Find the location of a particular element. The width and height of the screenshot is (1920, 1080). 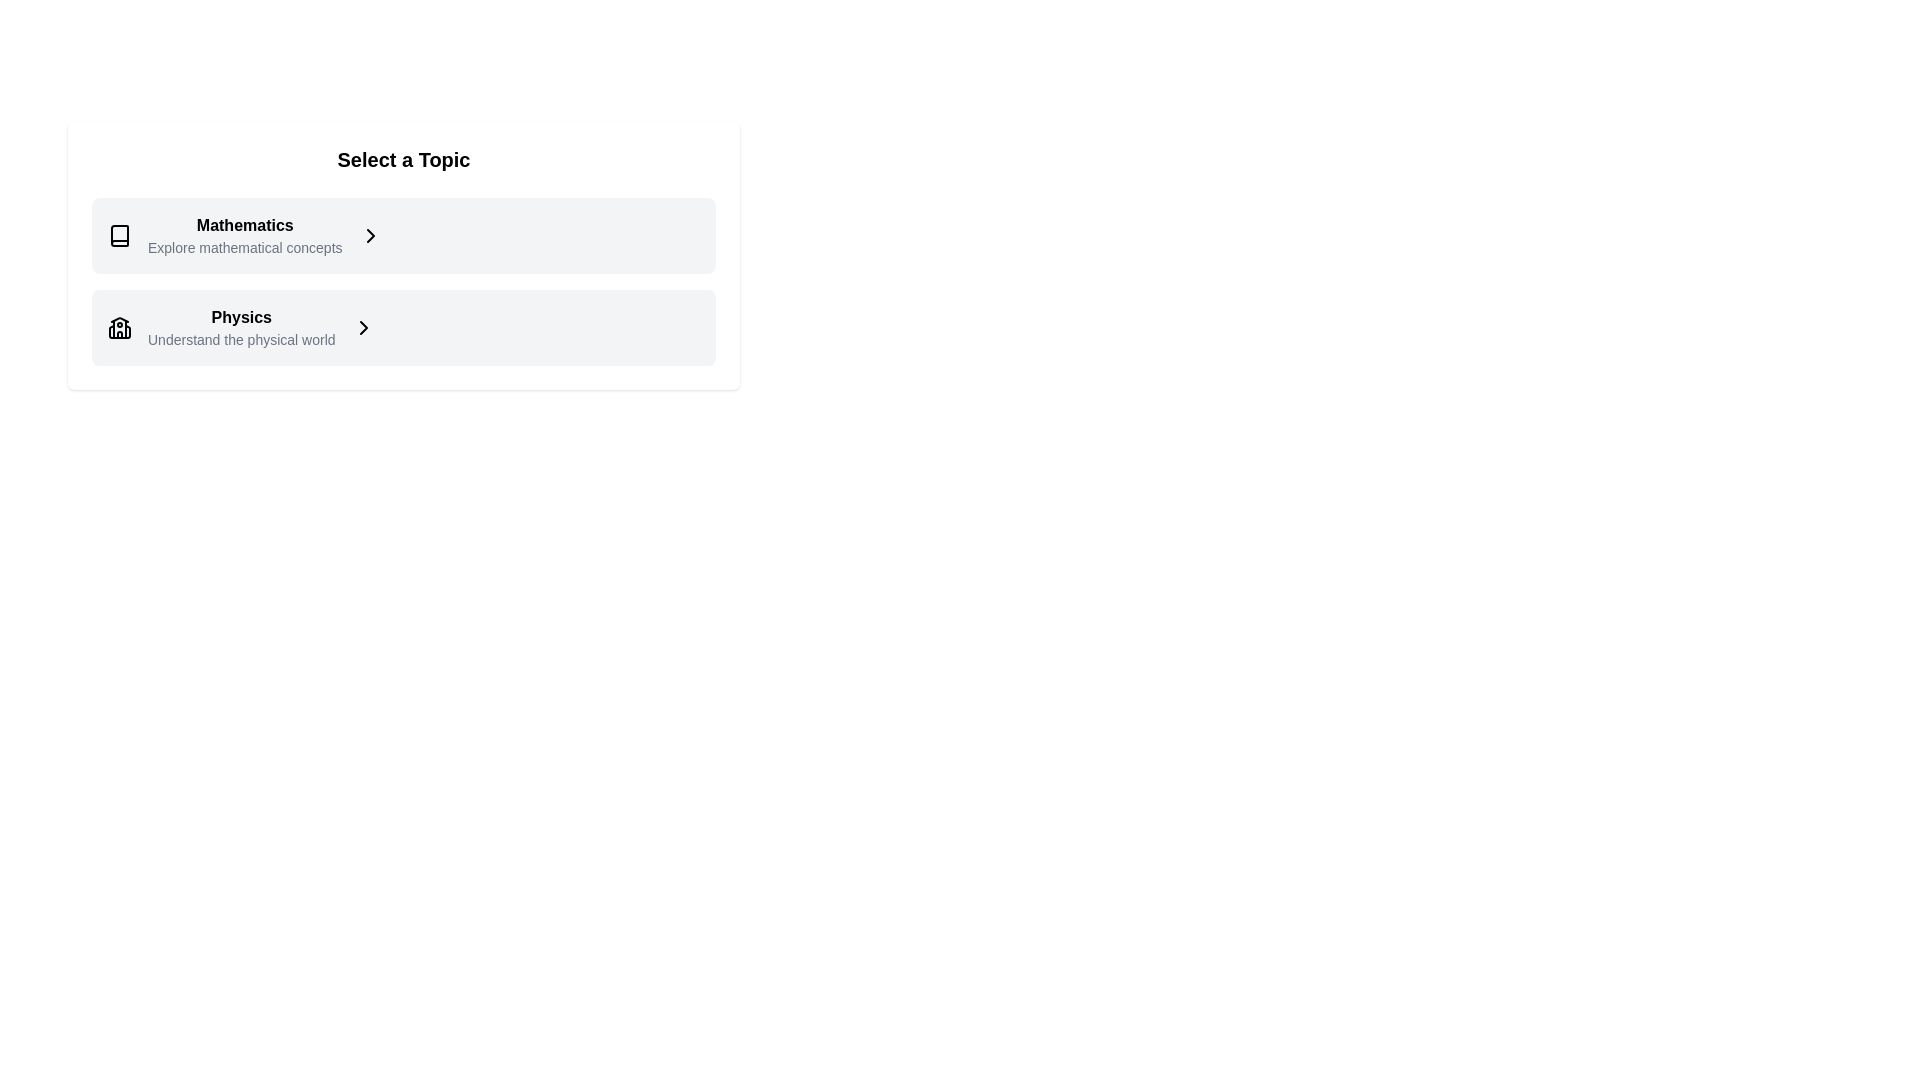

the decorative SVG icon representing a book, which visually supports the 'Mathematics' topic's label, located on the left side of the 'Mathematics' selectable option is located at coordinates (119, 234).